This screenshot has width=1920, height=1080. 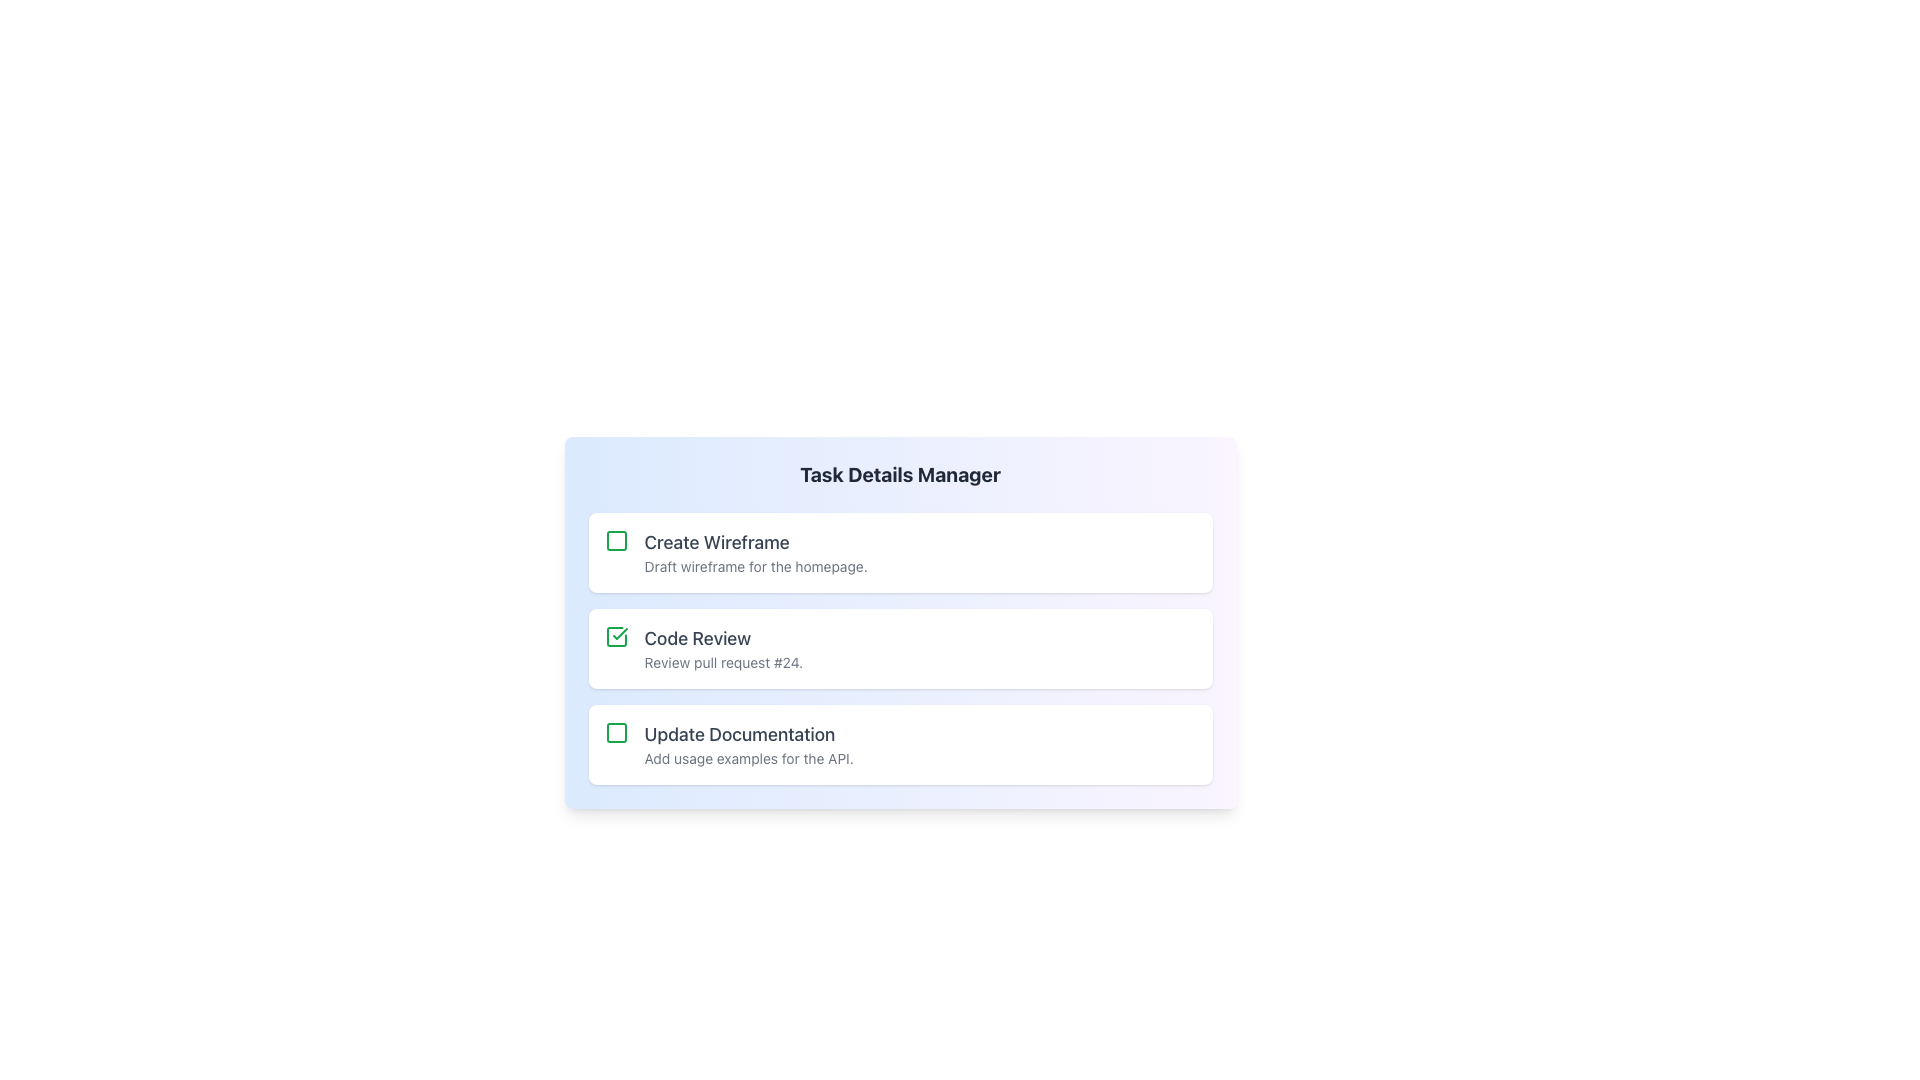 What do you see at coordinates (615, 540) in the screenshot?
I see `the green square icon located at the upper-left corner of the 'Create Wireframe' task section` at bounding box center [615, 540].